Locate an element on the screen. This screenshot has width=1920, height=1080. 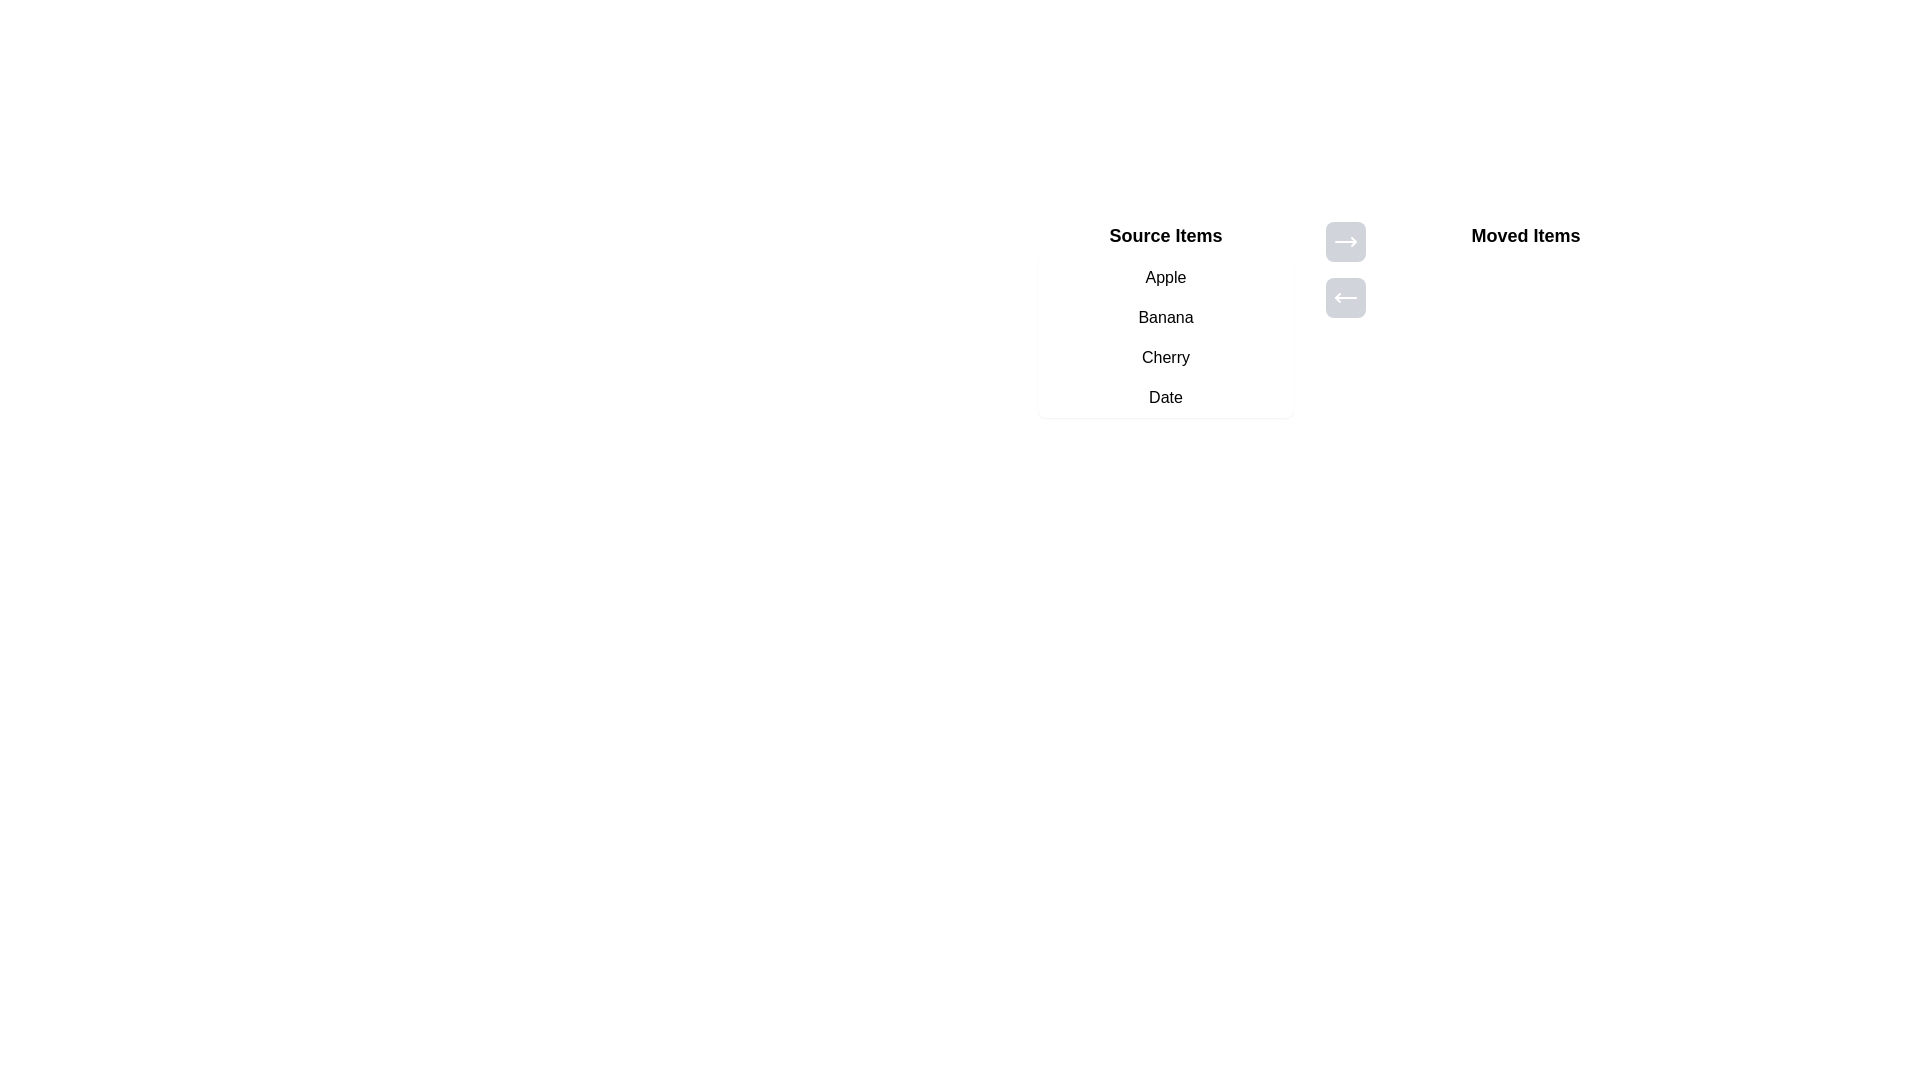
the rightward-pointing arrow icon located within the button to initiate a move action for selecting items from the 'Source Items' list is located at coordinates (1345, 241).